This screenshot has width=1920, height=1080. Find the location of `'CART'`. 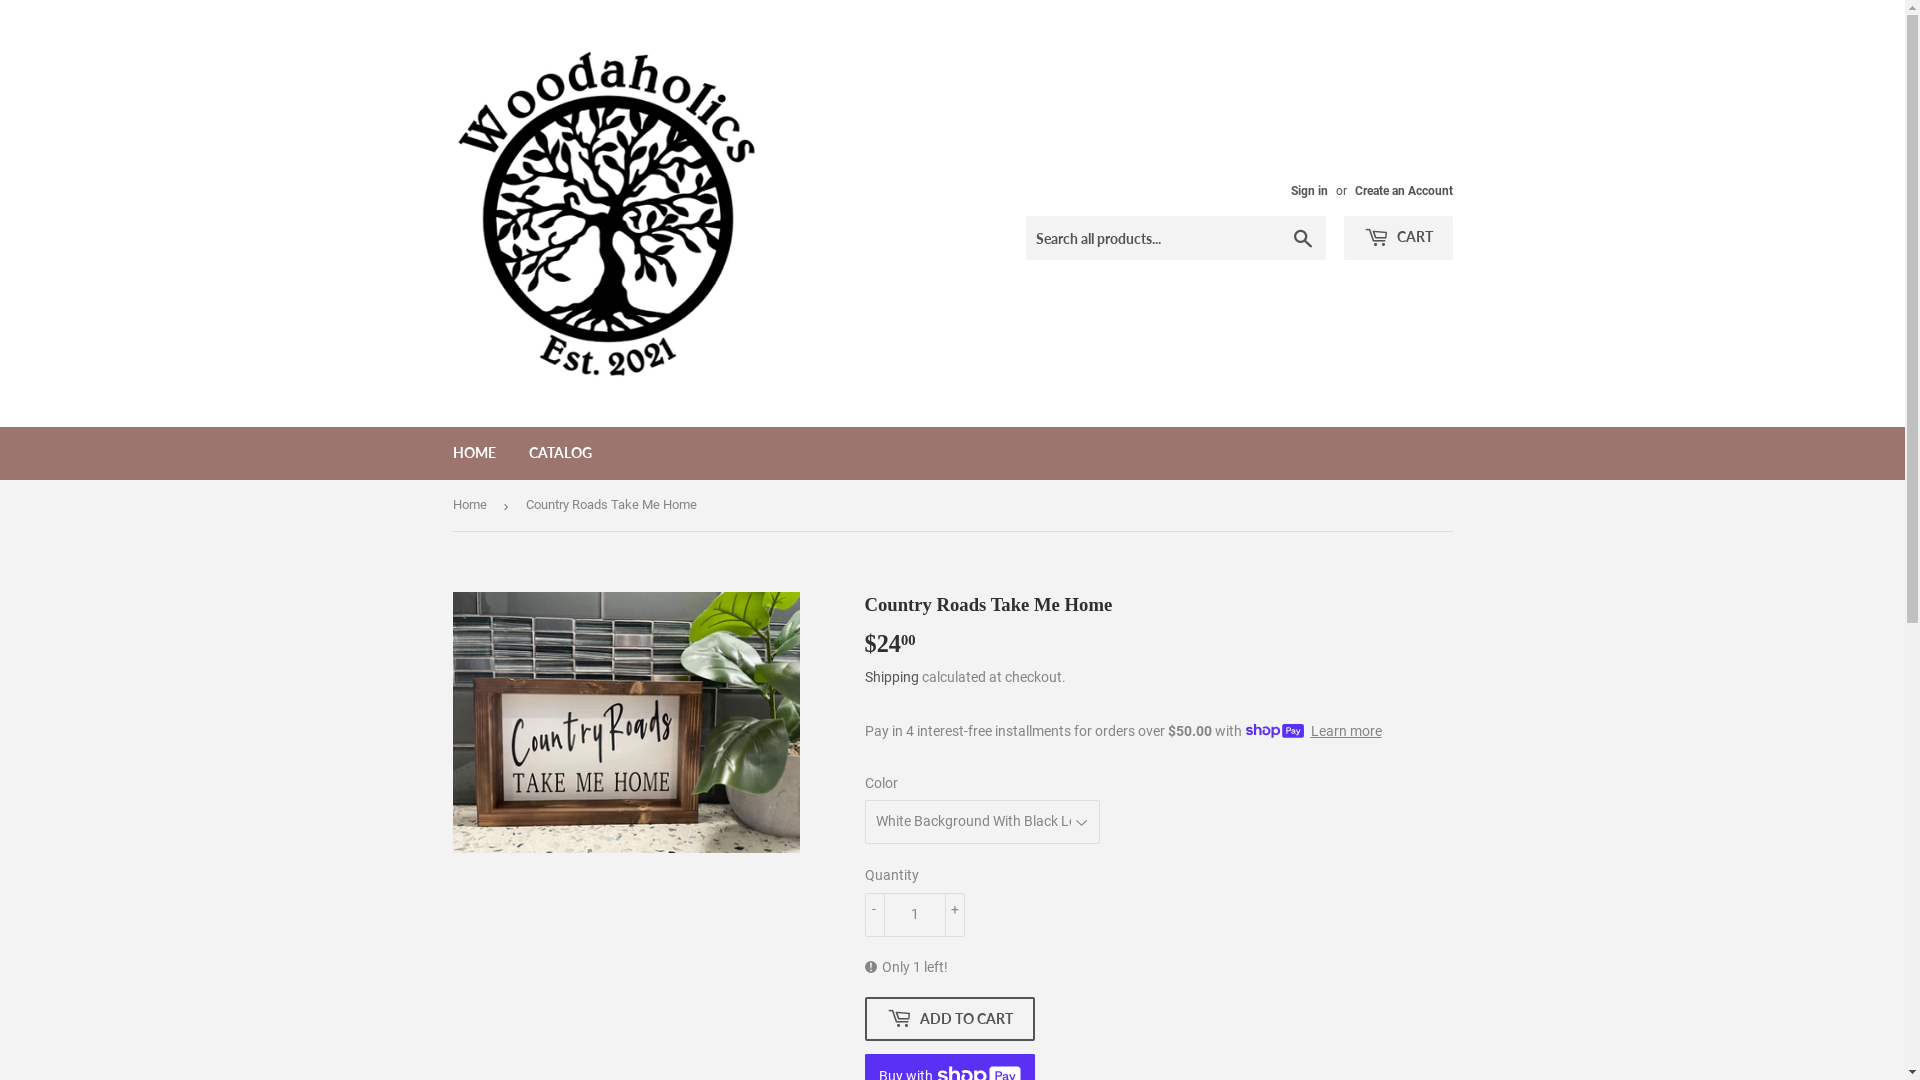

'CART' is located at coordinates (1397, 237).